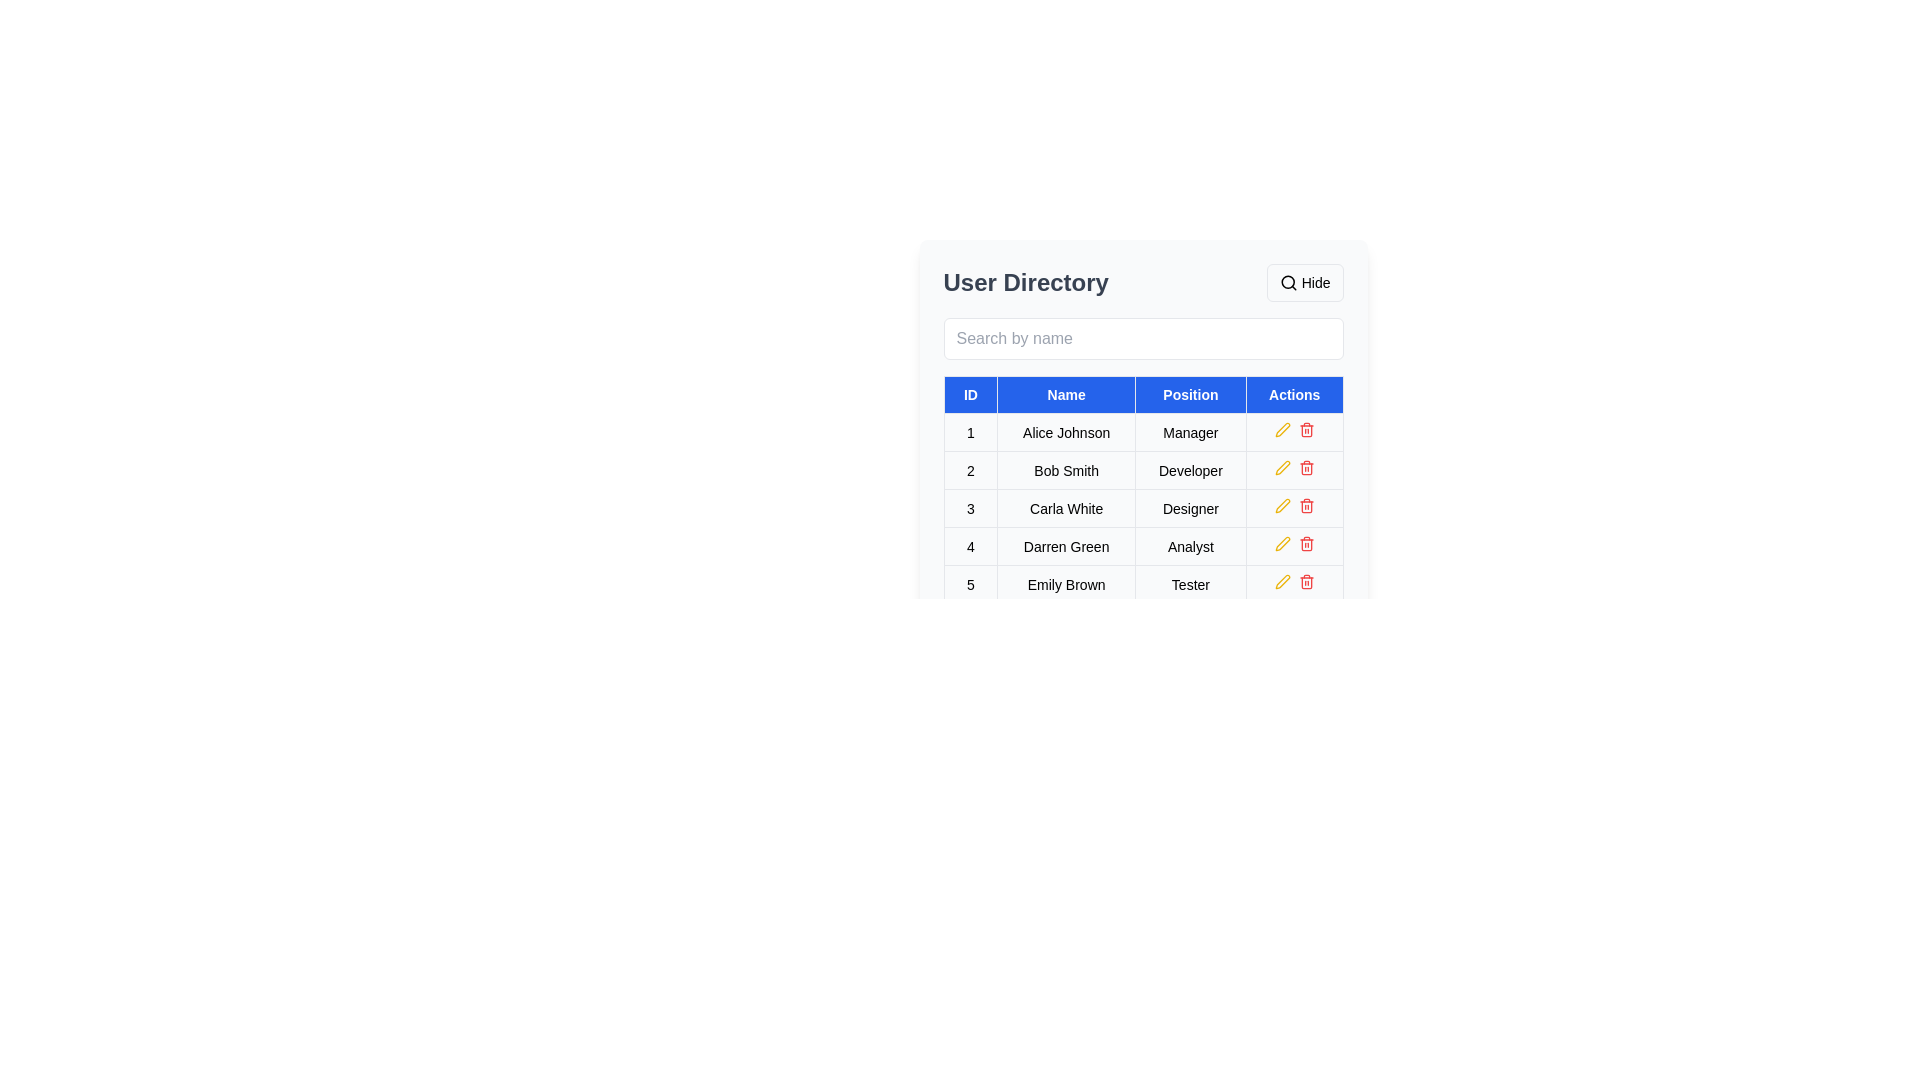 This screenshot has height=1080, width=1920. What do you see at coordinates (1282, 543) in the screenshot?
I see `the 'Edit' icon button located in the fourth row of the table under the 'Actions' column for editing information related to 'Darren Green'` at bounding box center [1282, 543].